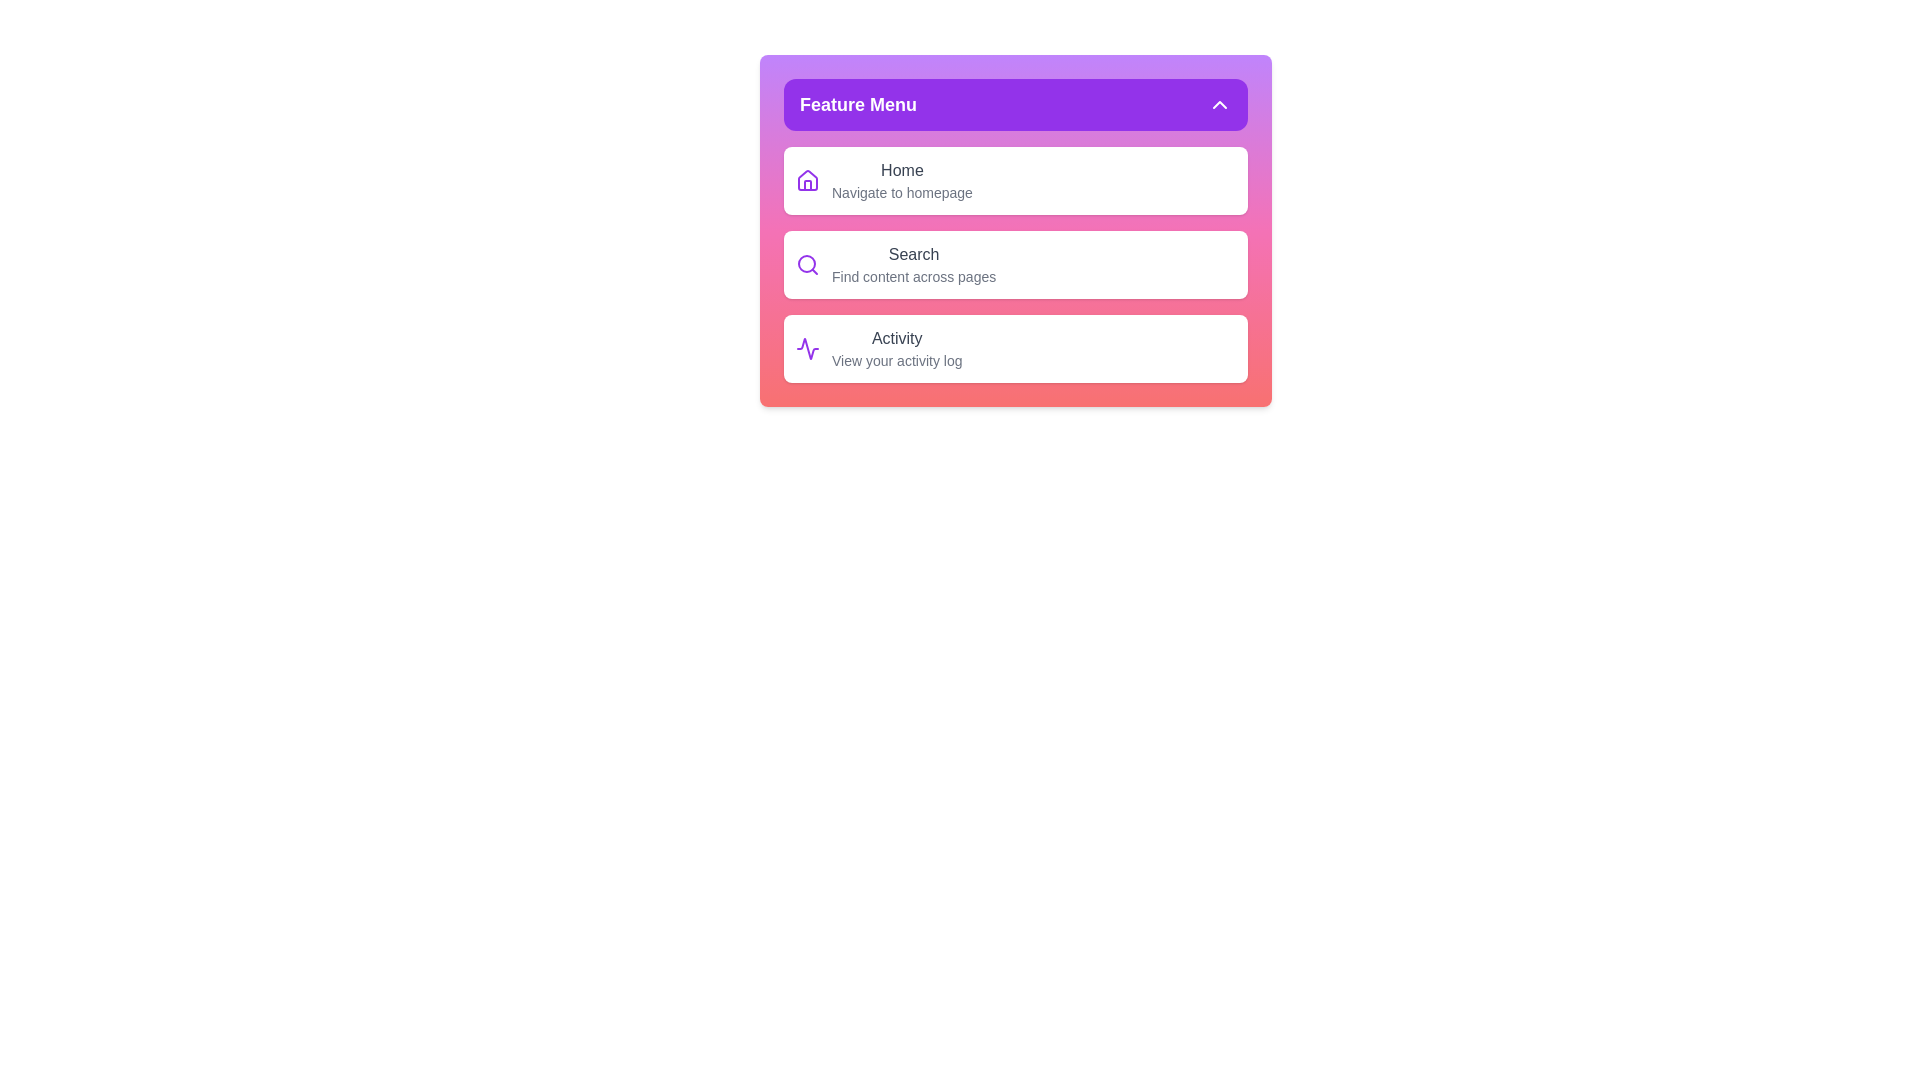 Image resolution: width=1920 pixels, height=1080 pixels. I want to click on the 'Feature Menu' button to toggle the menu, so click(1016, 104).